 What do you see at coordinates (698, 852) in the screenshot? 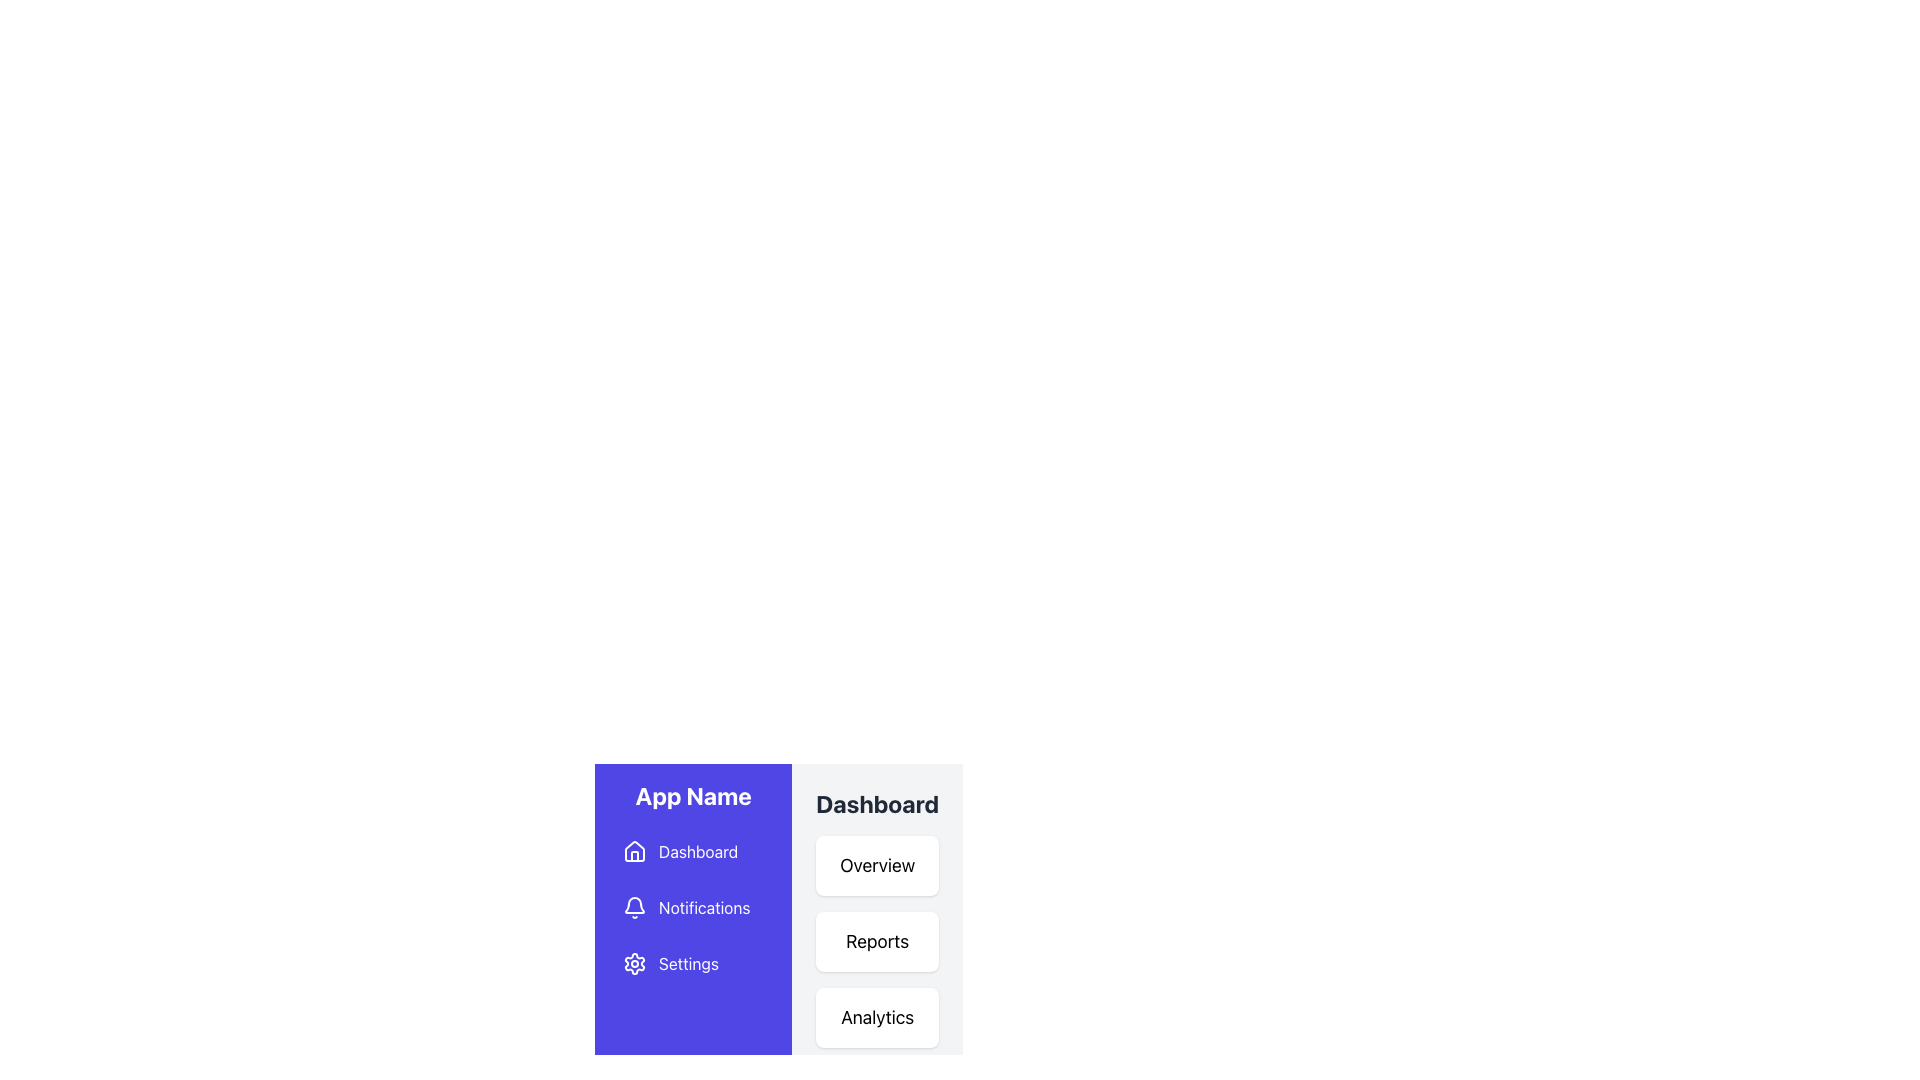
I see `the 'Dashboard' text label displayed in white font against a purple background in the vertical navigation sidebar on the left, following the house icon` at bounding box center [698, 852].